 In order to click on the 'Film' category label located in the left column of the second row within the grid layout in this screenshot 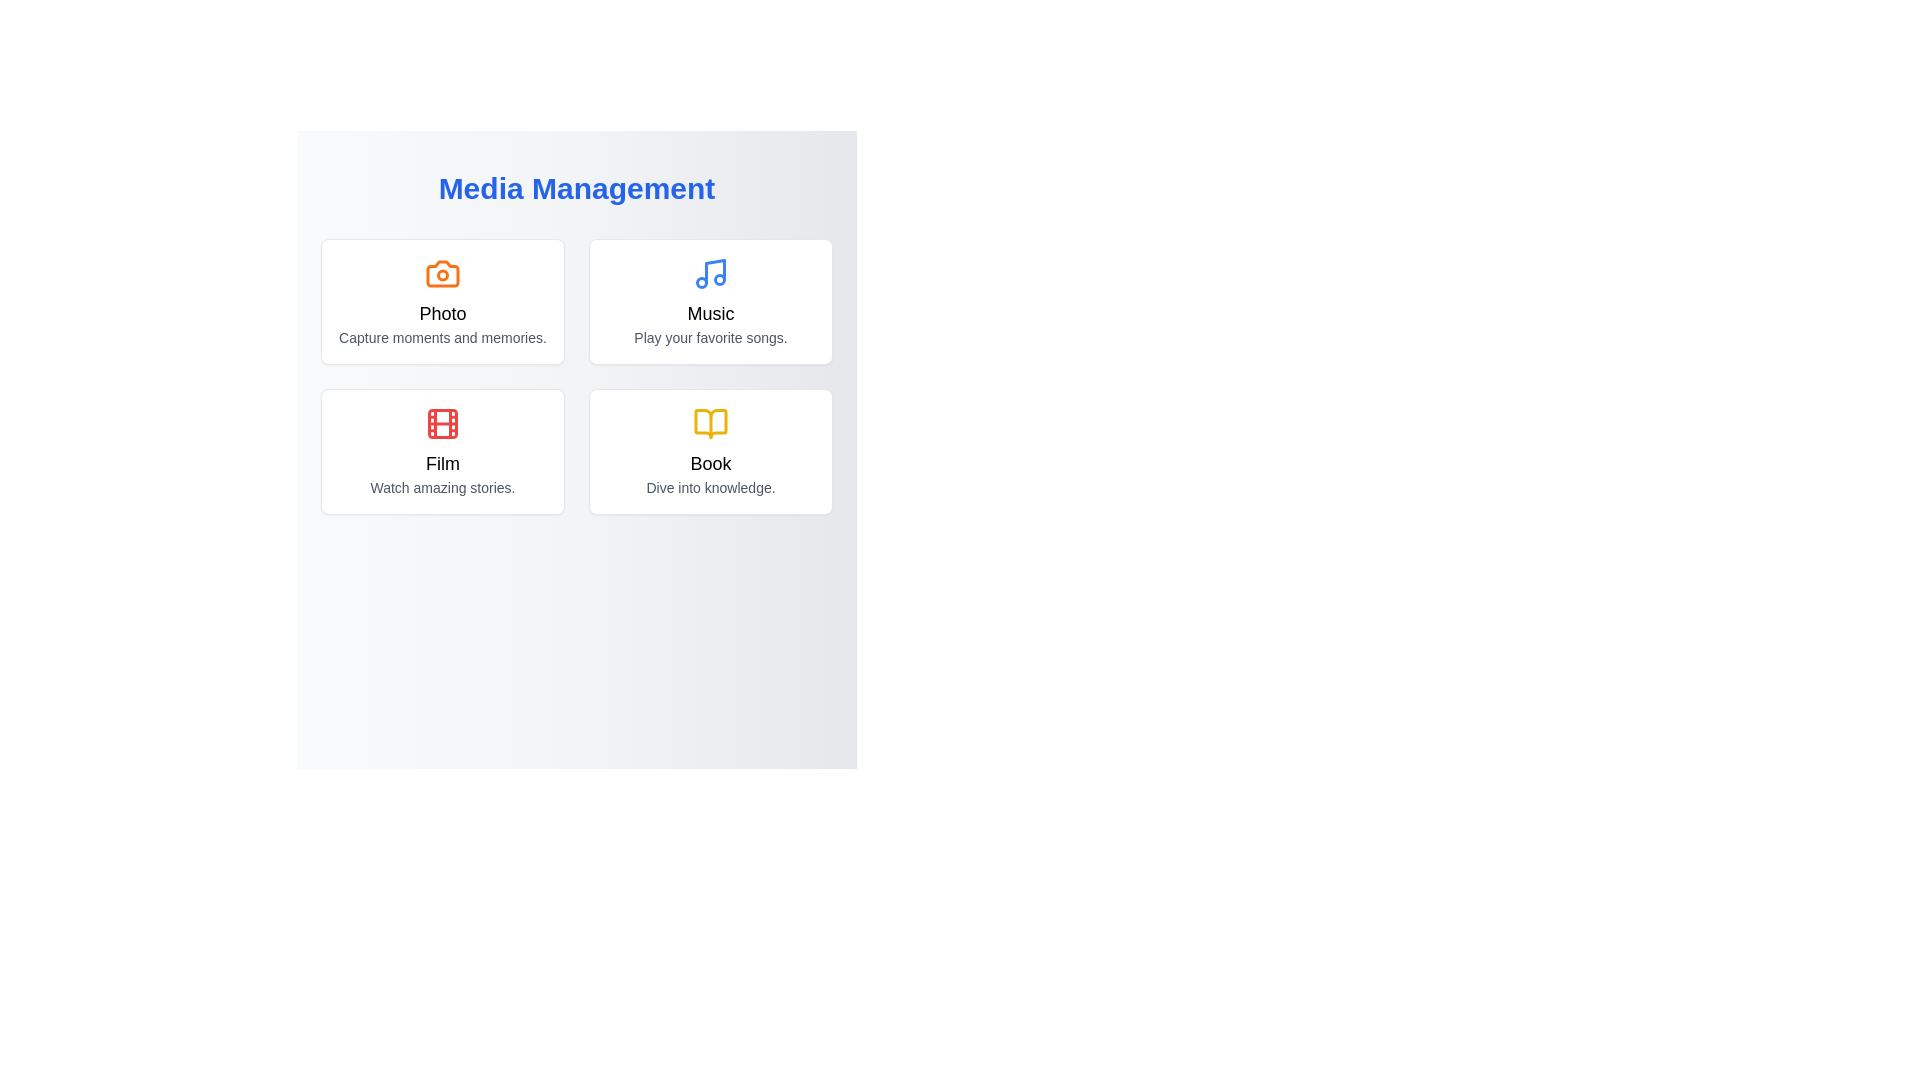, I will do `click(441, 463)`.